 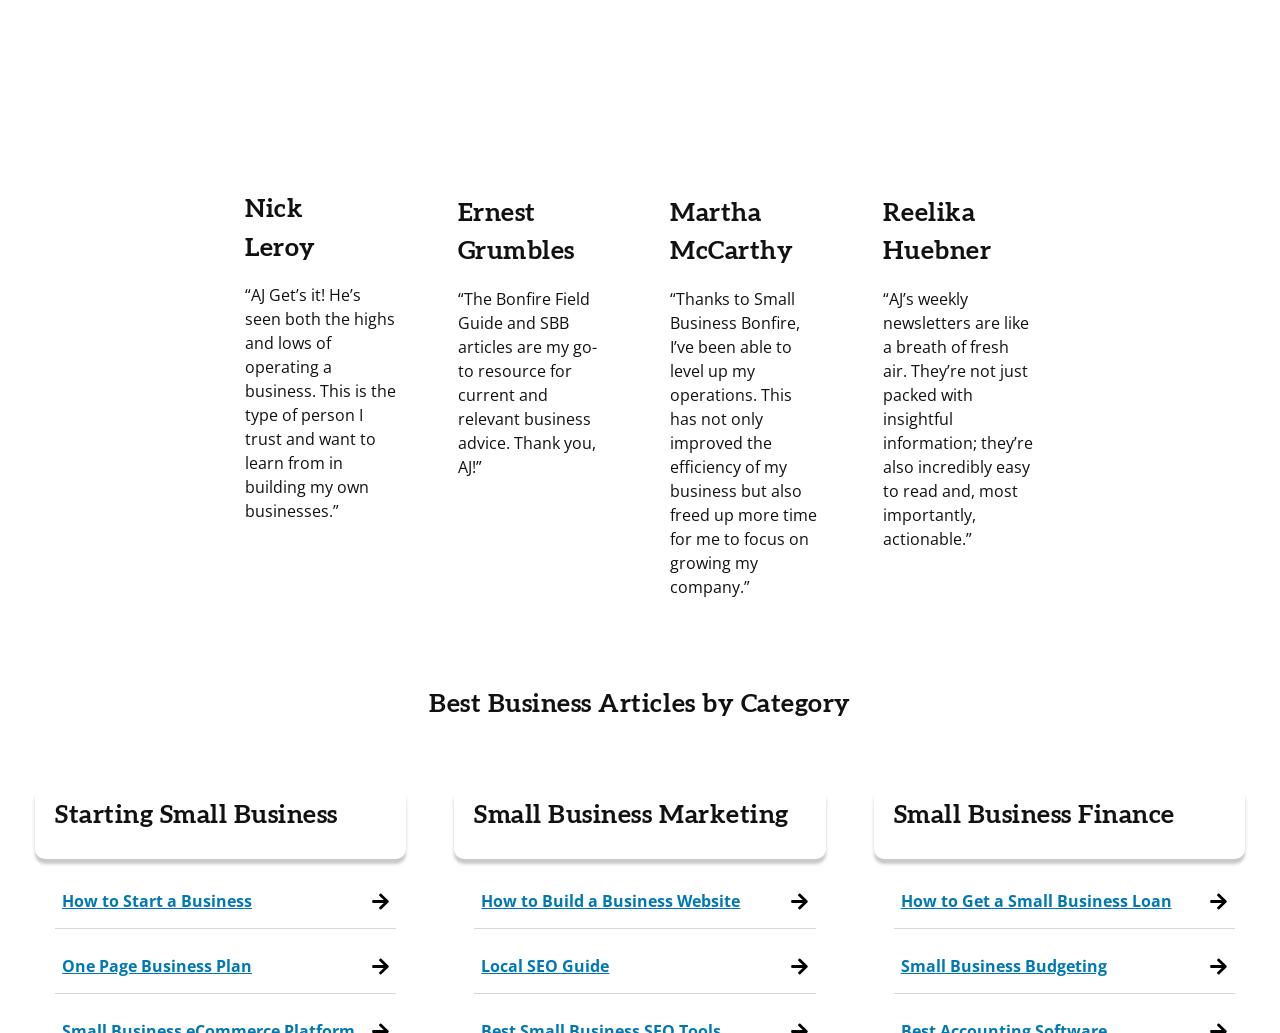 I want to click on 'Reelika Huebner', so click(x=935, y=230).